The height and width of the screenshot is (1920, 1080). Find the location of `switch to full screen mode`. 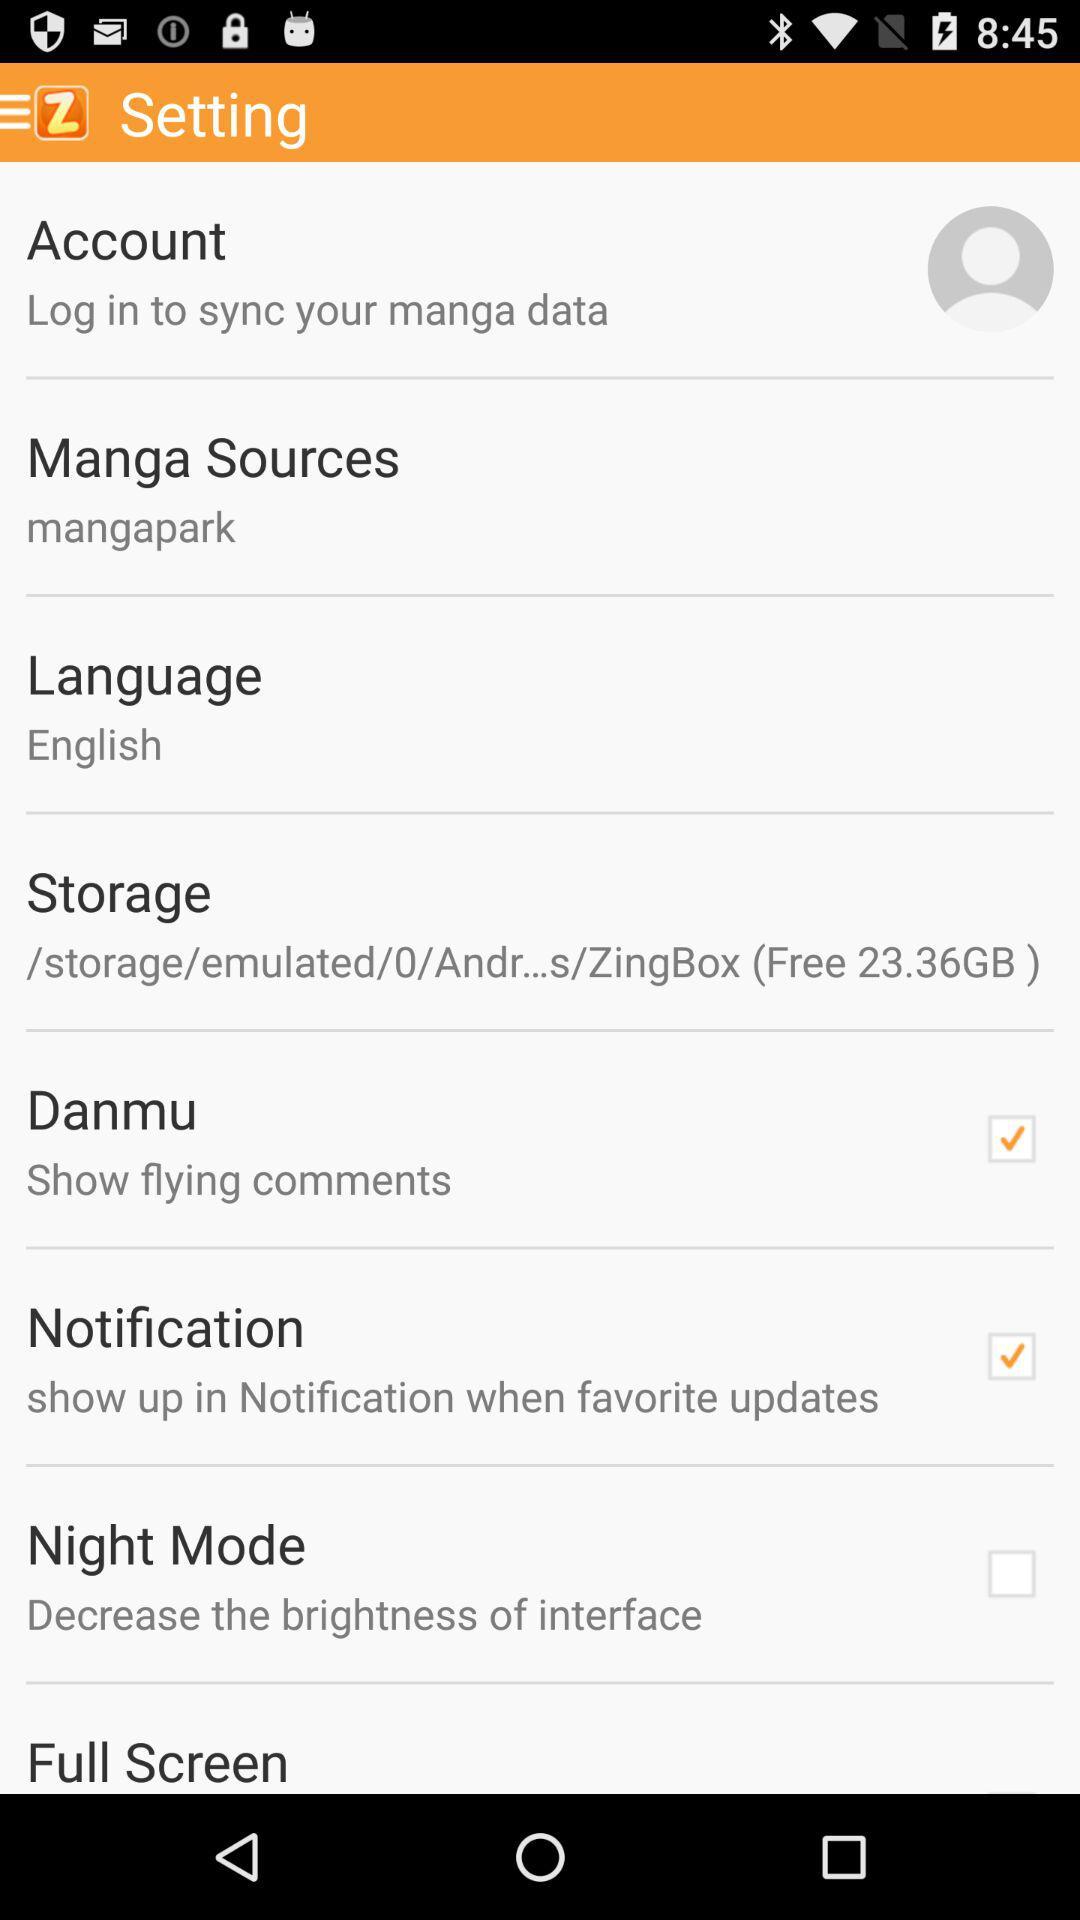

switch to full screen mode is located at coordinates (1011, 1784).